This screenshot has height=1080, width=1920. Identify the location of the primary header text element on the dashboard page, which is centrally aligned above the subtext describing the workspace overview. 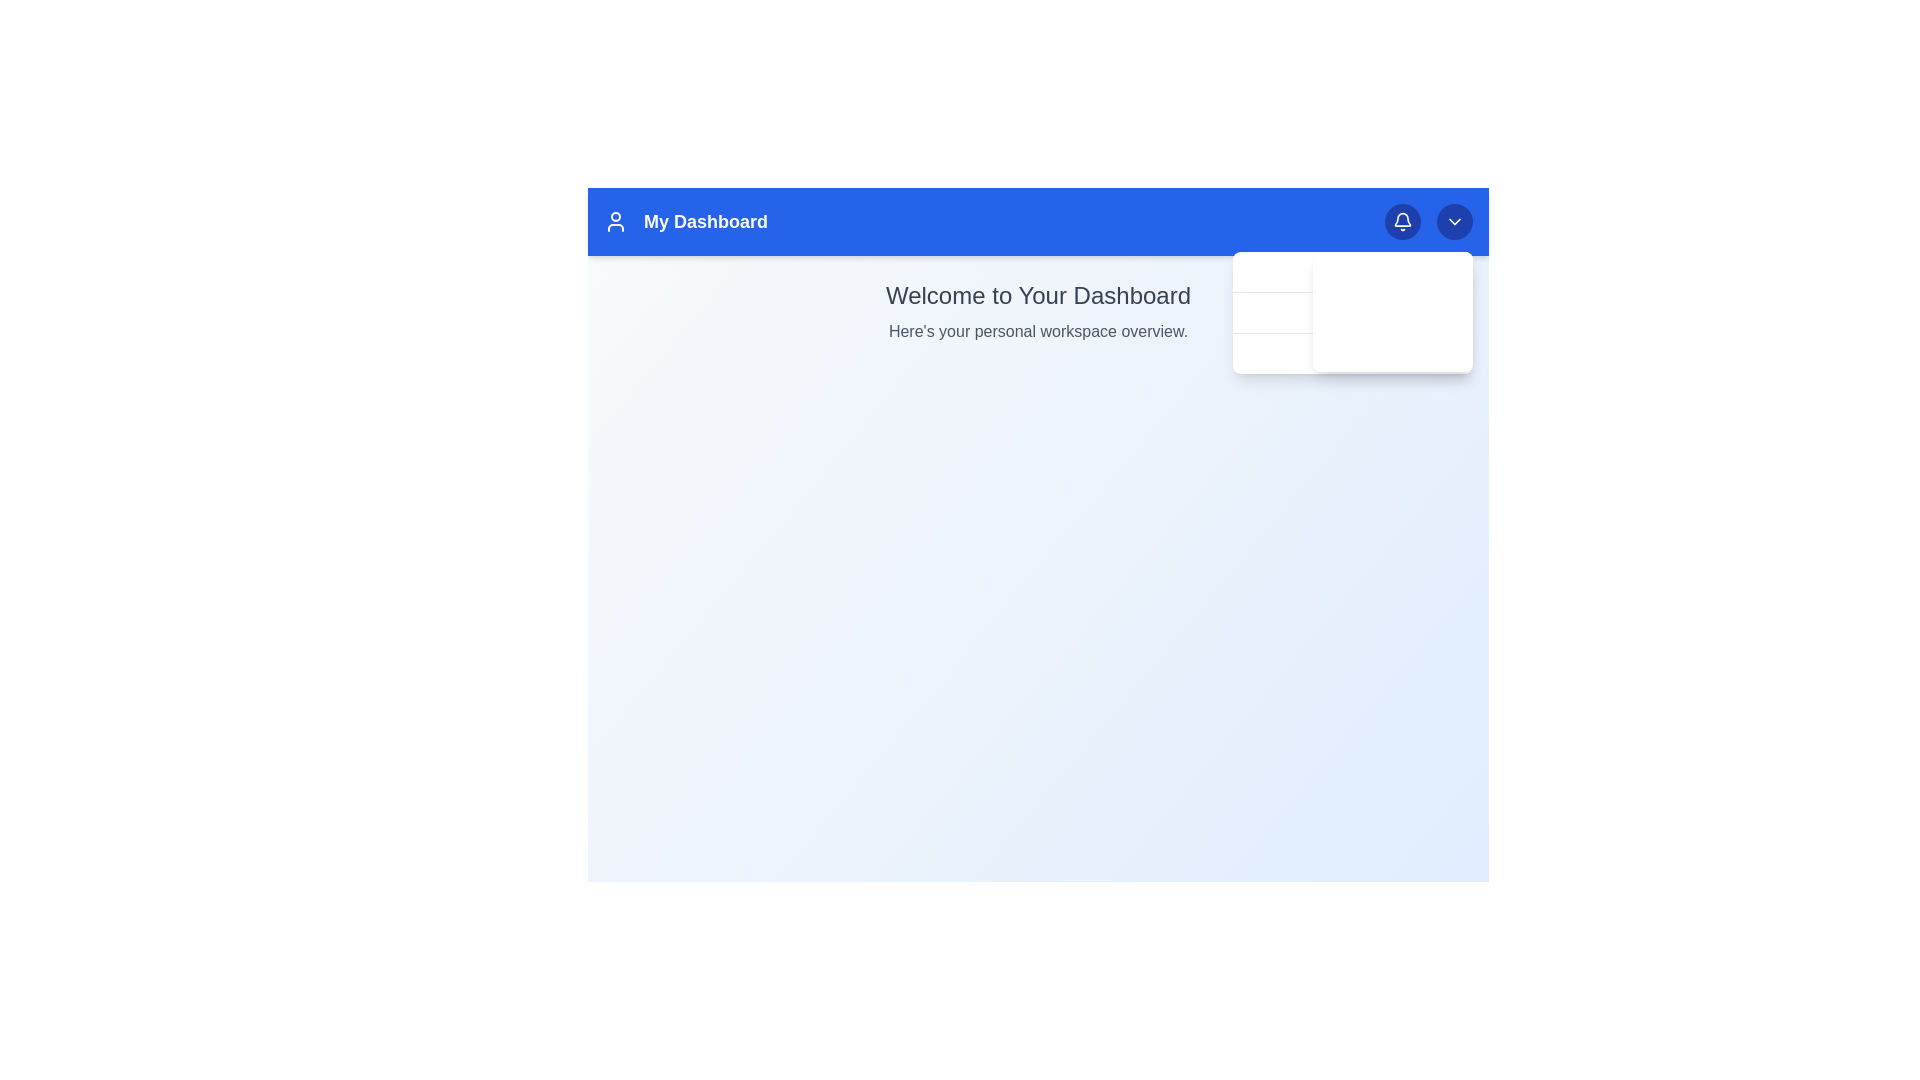
(1038, 296).